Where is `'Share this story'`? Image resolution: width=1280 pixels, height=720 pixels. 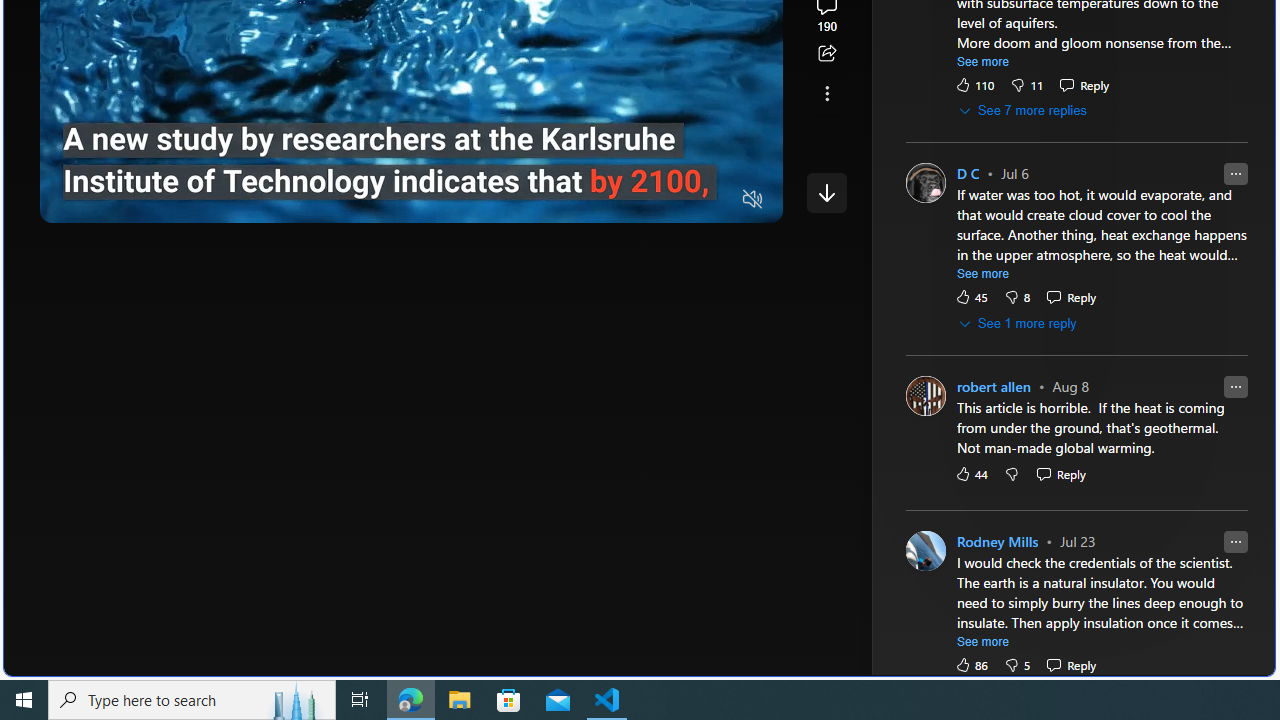 'Share this story' is located at coordinates (826, 53).